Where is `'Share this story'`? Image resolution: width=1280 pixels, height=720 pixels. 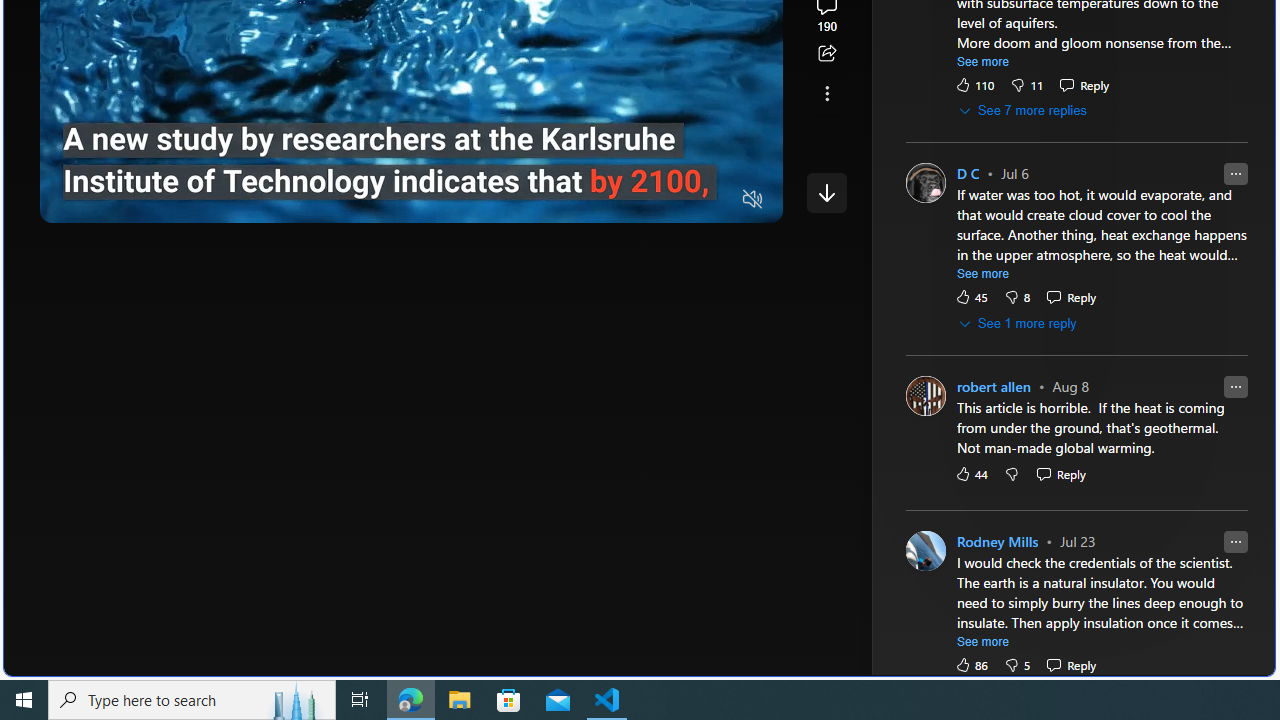 'Share this story' is located at coordinates (826, 53).